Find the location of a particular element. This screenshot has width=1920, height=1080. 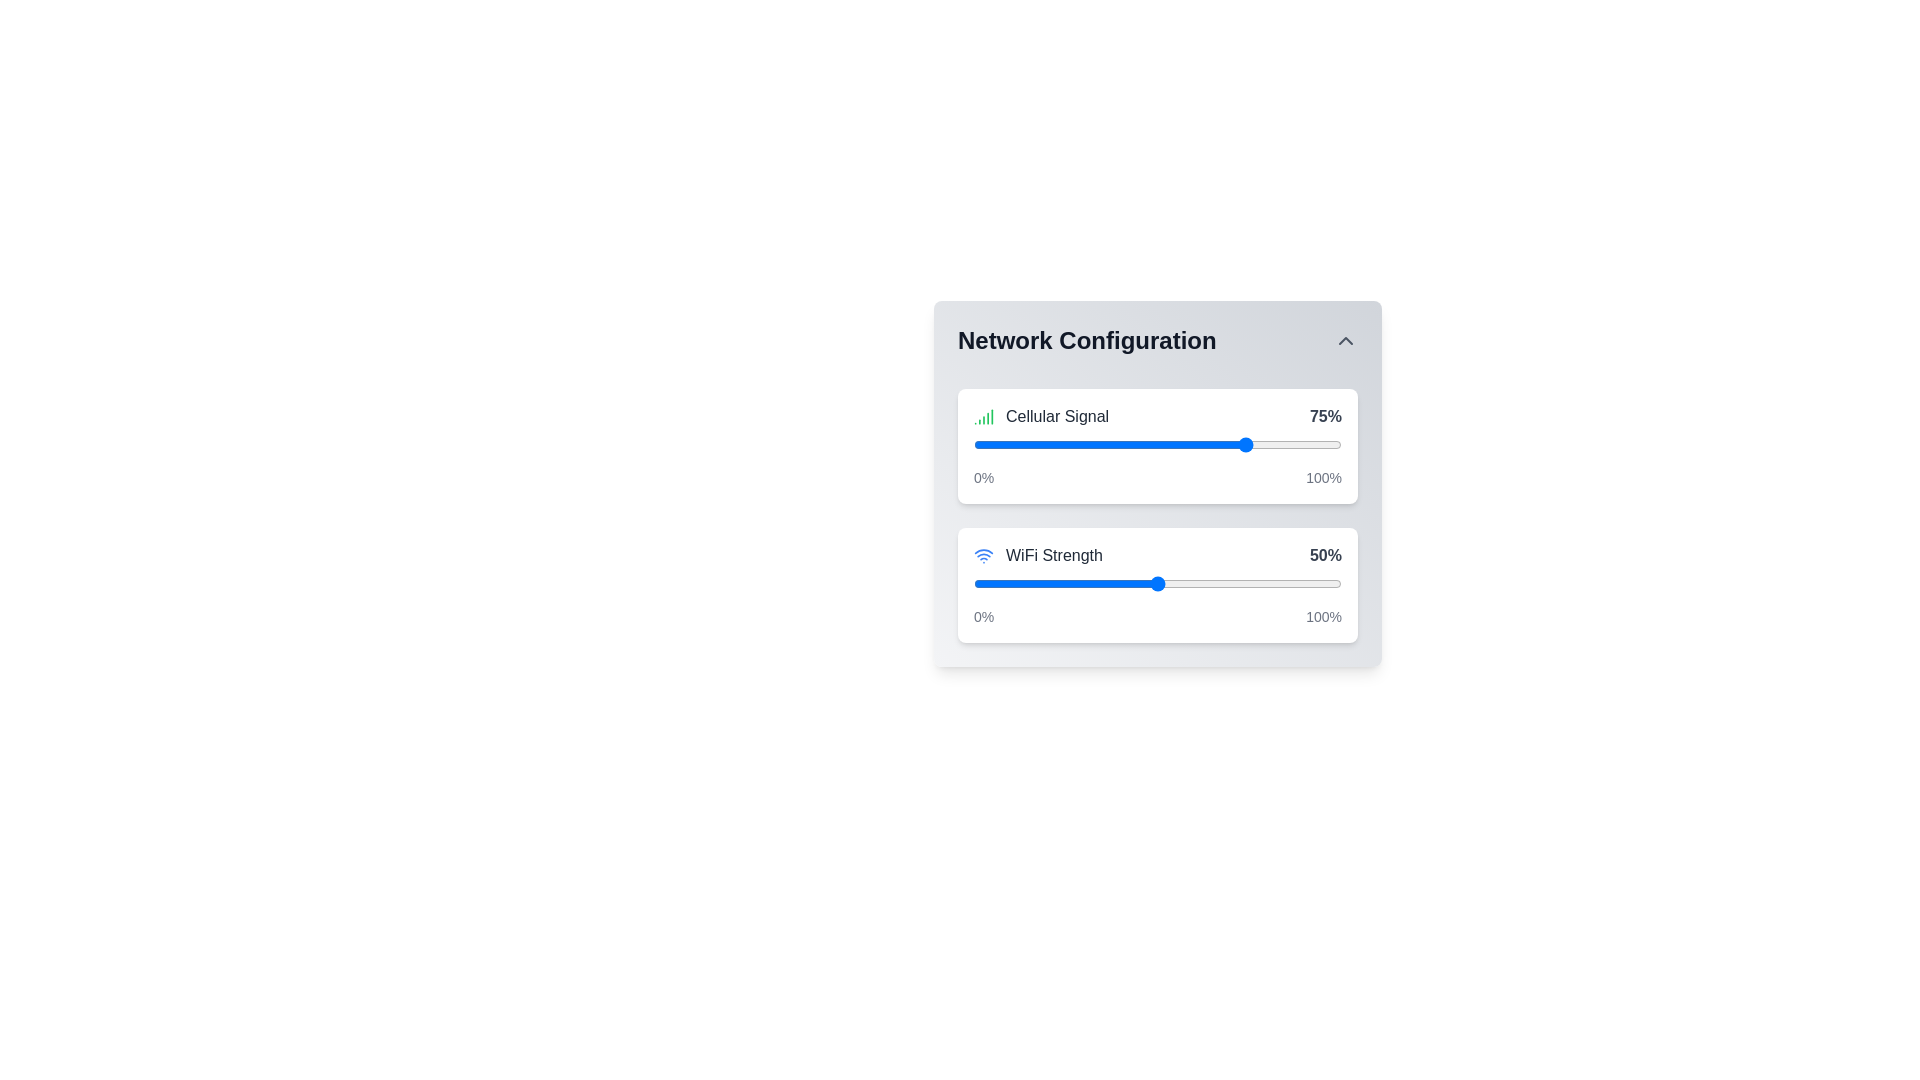

the 'Cellular Signal' text with icon, which features a green cellular signal icon and the label 'Cellular Signal' in bold dark gray font, located in the upper section of the 'Network Configuration' panel is located at coordinates (1040, 415).